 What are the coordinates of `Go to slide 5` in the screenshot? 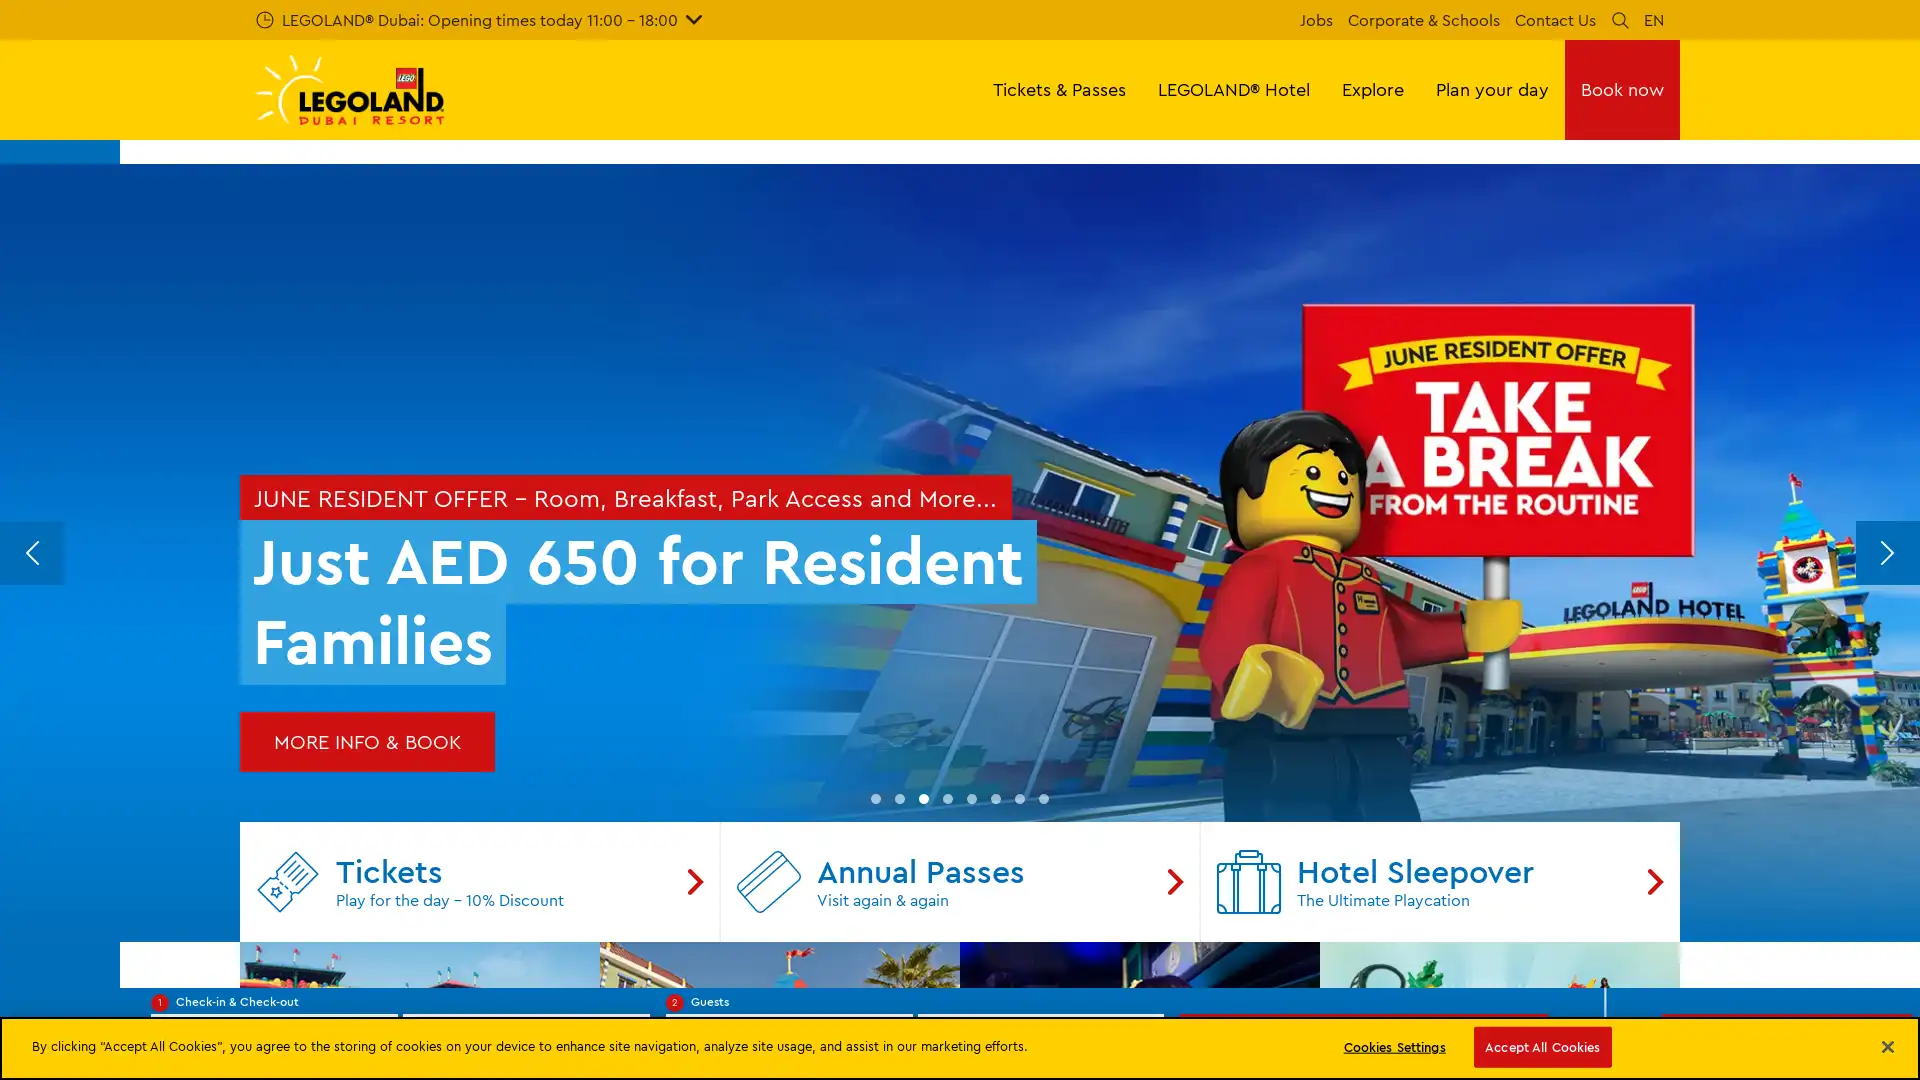 It's located at (971, 797).